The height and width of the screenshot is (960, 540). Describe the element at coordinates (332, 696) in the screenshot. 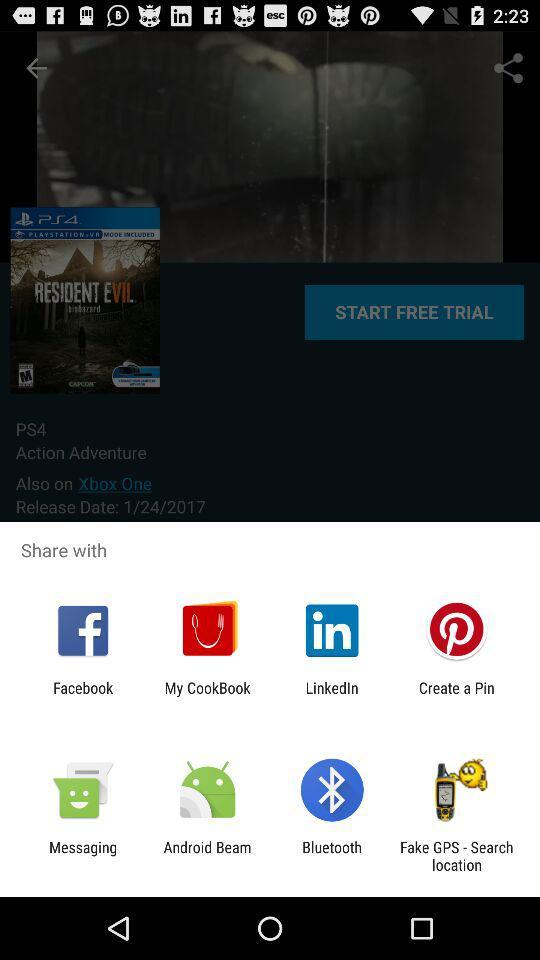

I see `icon next to my cookbook icon` at that location.